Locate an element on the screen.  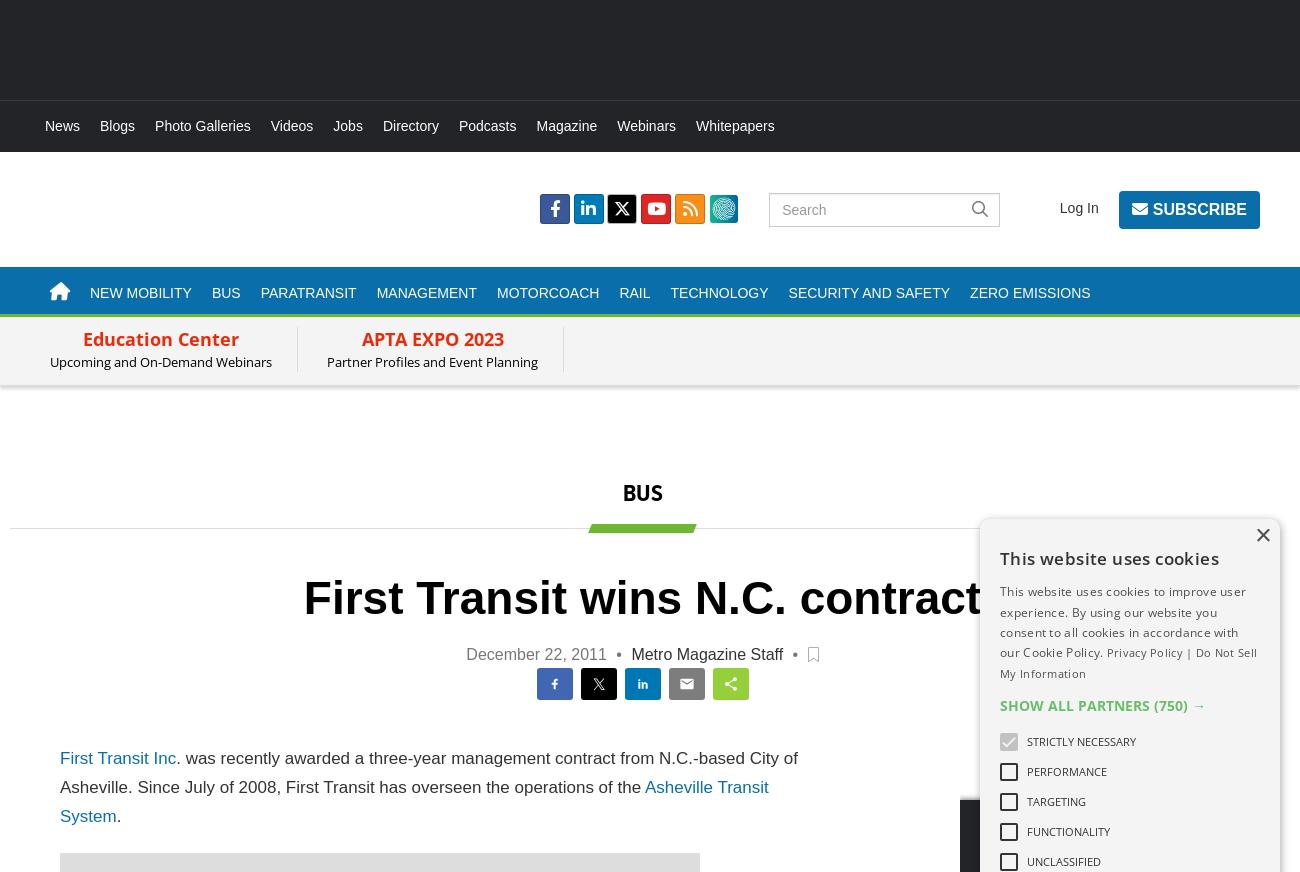
'New Mobility' is located at coordinates (139, 291).